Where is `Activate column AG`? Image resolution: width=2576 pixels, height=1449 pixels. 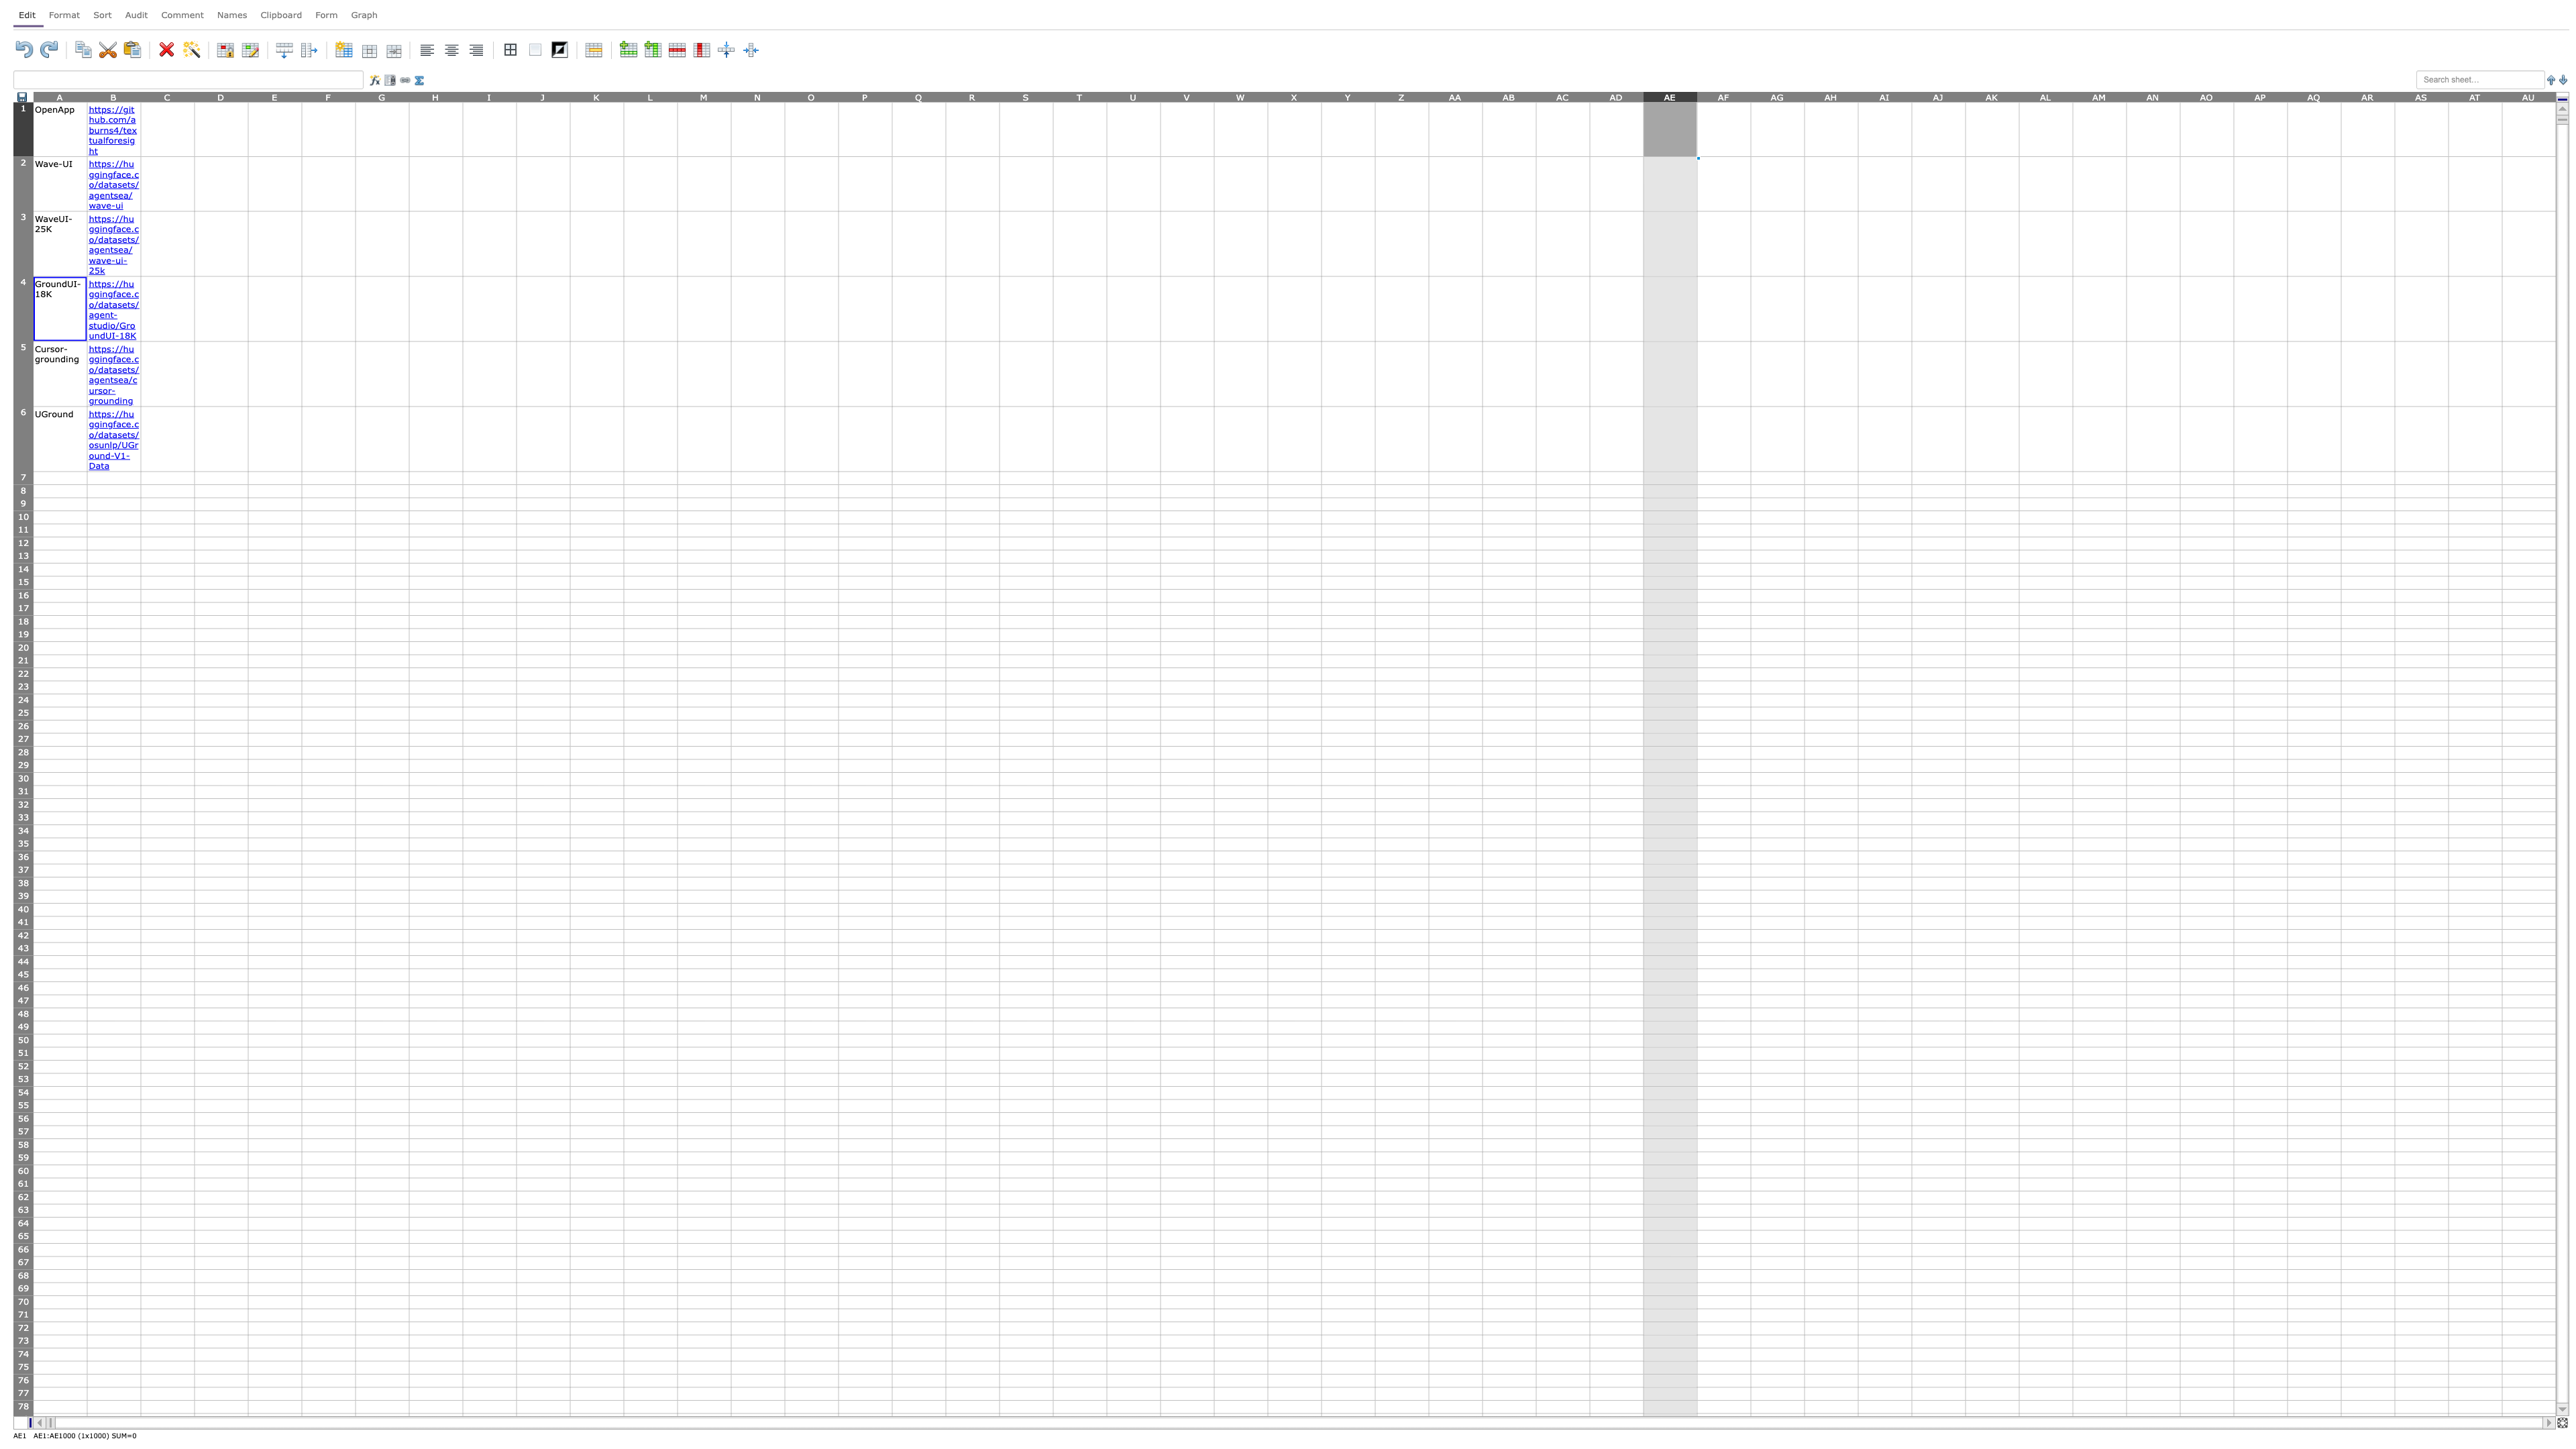 Activate column AG is located at coordinates (1776, 95).